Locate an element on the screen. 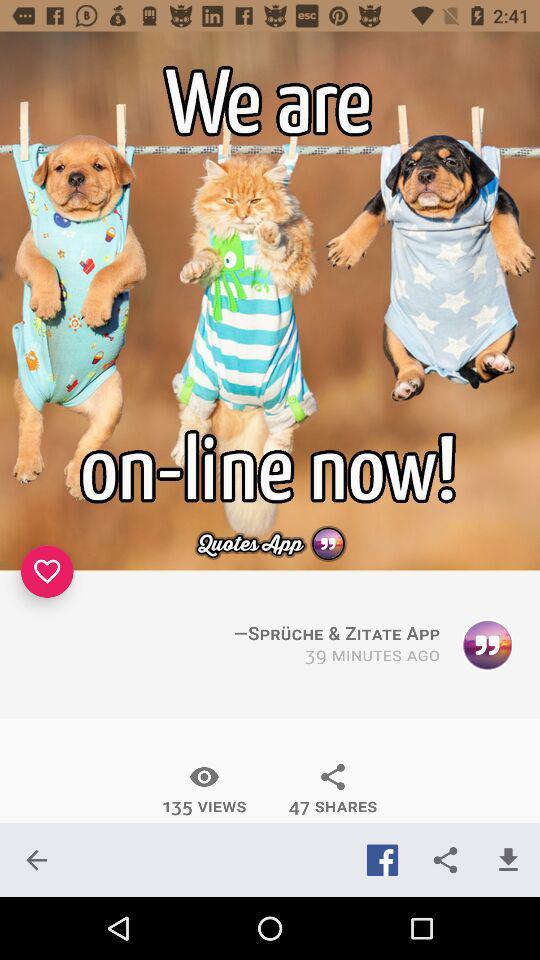 This screenshot has width=540, height=960. app online is located at coordinates (270, 301).